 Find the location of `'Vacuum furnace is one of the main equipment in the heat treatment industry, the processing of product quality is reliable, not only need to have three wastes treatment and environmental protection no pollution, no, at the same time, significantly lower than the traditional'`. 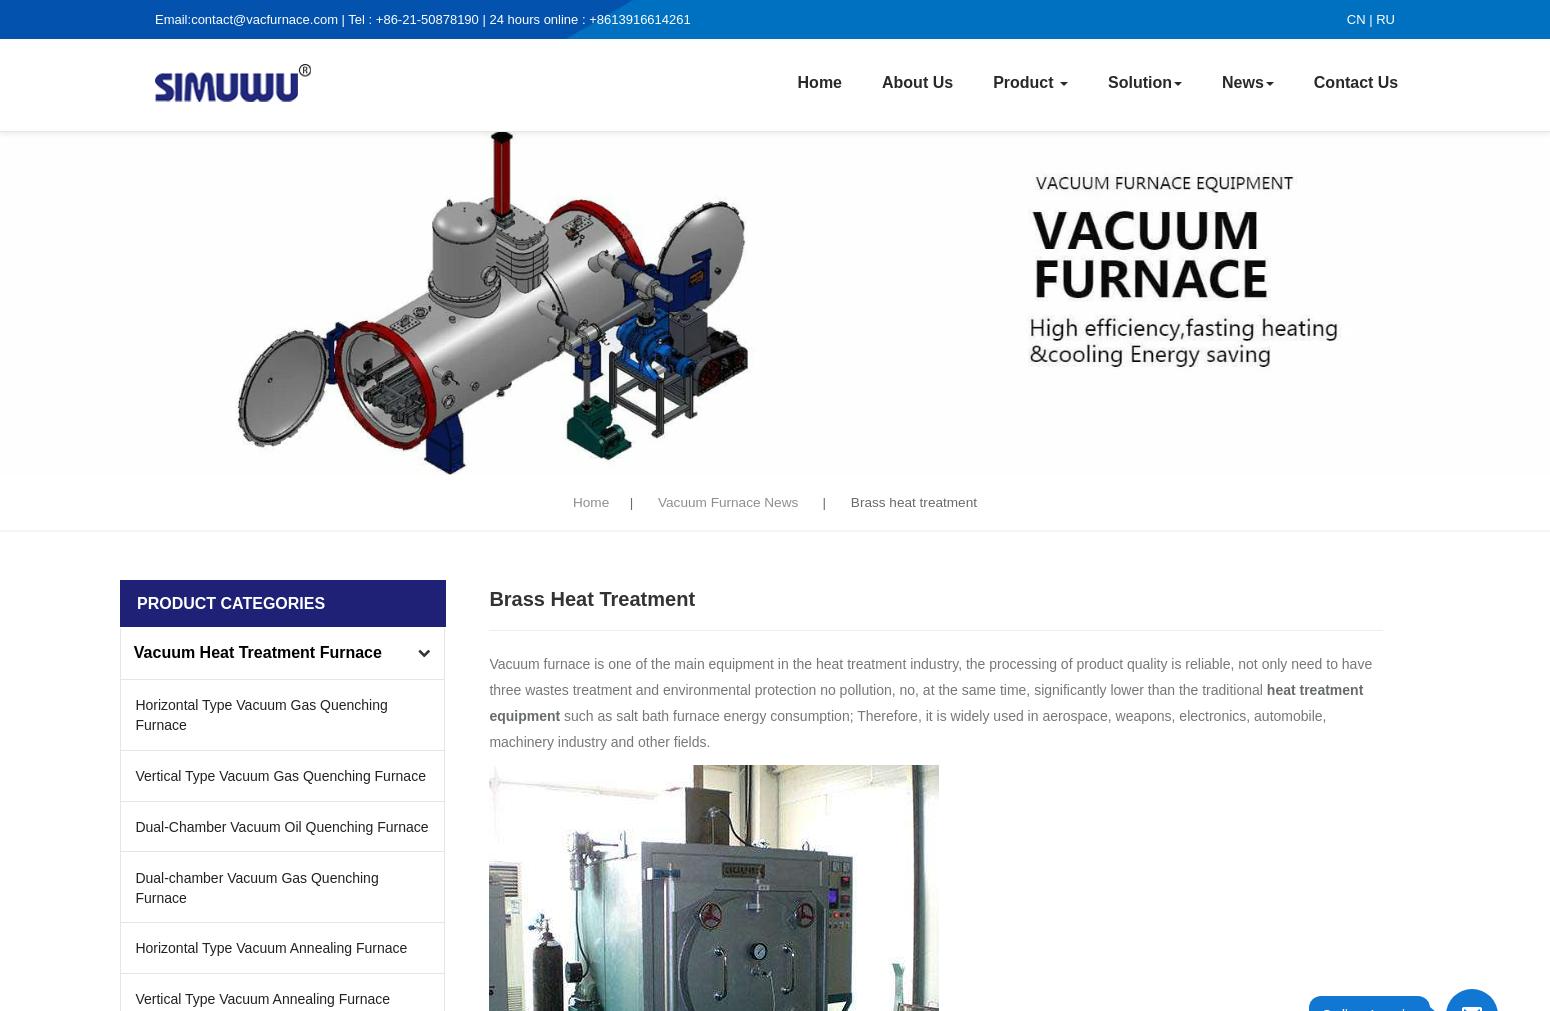

'Vacuum furnace is one of the main equipment in the heat treatment industry, the processing of product quality is reliable, not only need to have three wastes treatment and environmental protection no pollution, no, at the same time, significantly lower than the traditional' is located at coordinates (930, 674).